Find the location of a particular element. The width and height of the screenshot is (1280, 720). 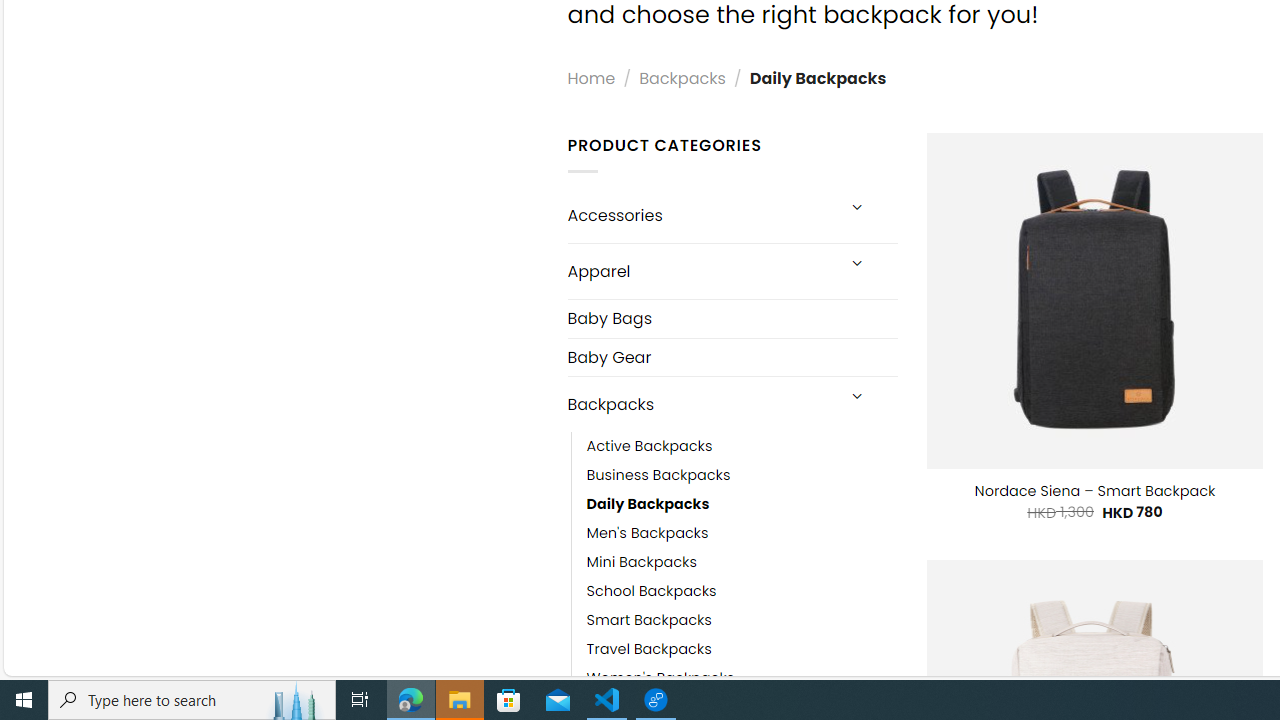

'Smart Backpacks' is located at coordinates (741, 620).